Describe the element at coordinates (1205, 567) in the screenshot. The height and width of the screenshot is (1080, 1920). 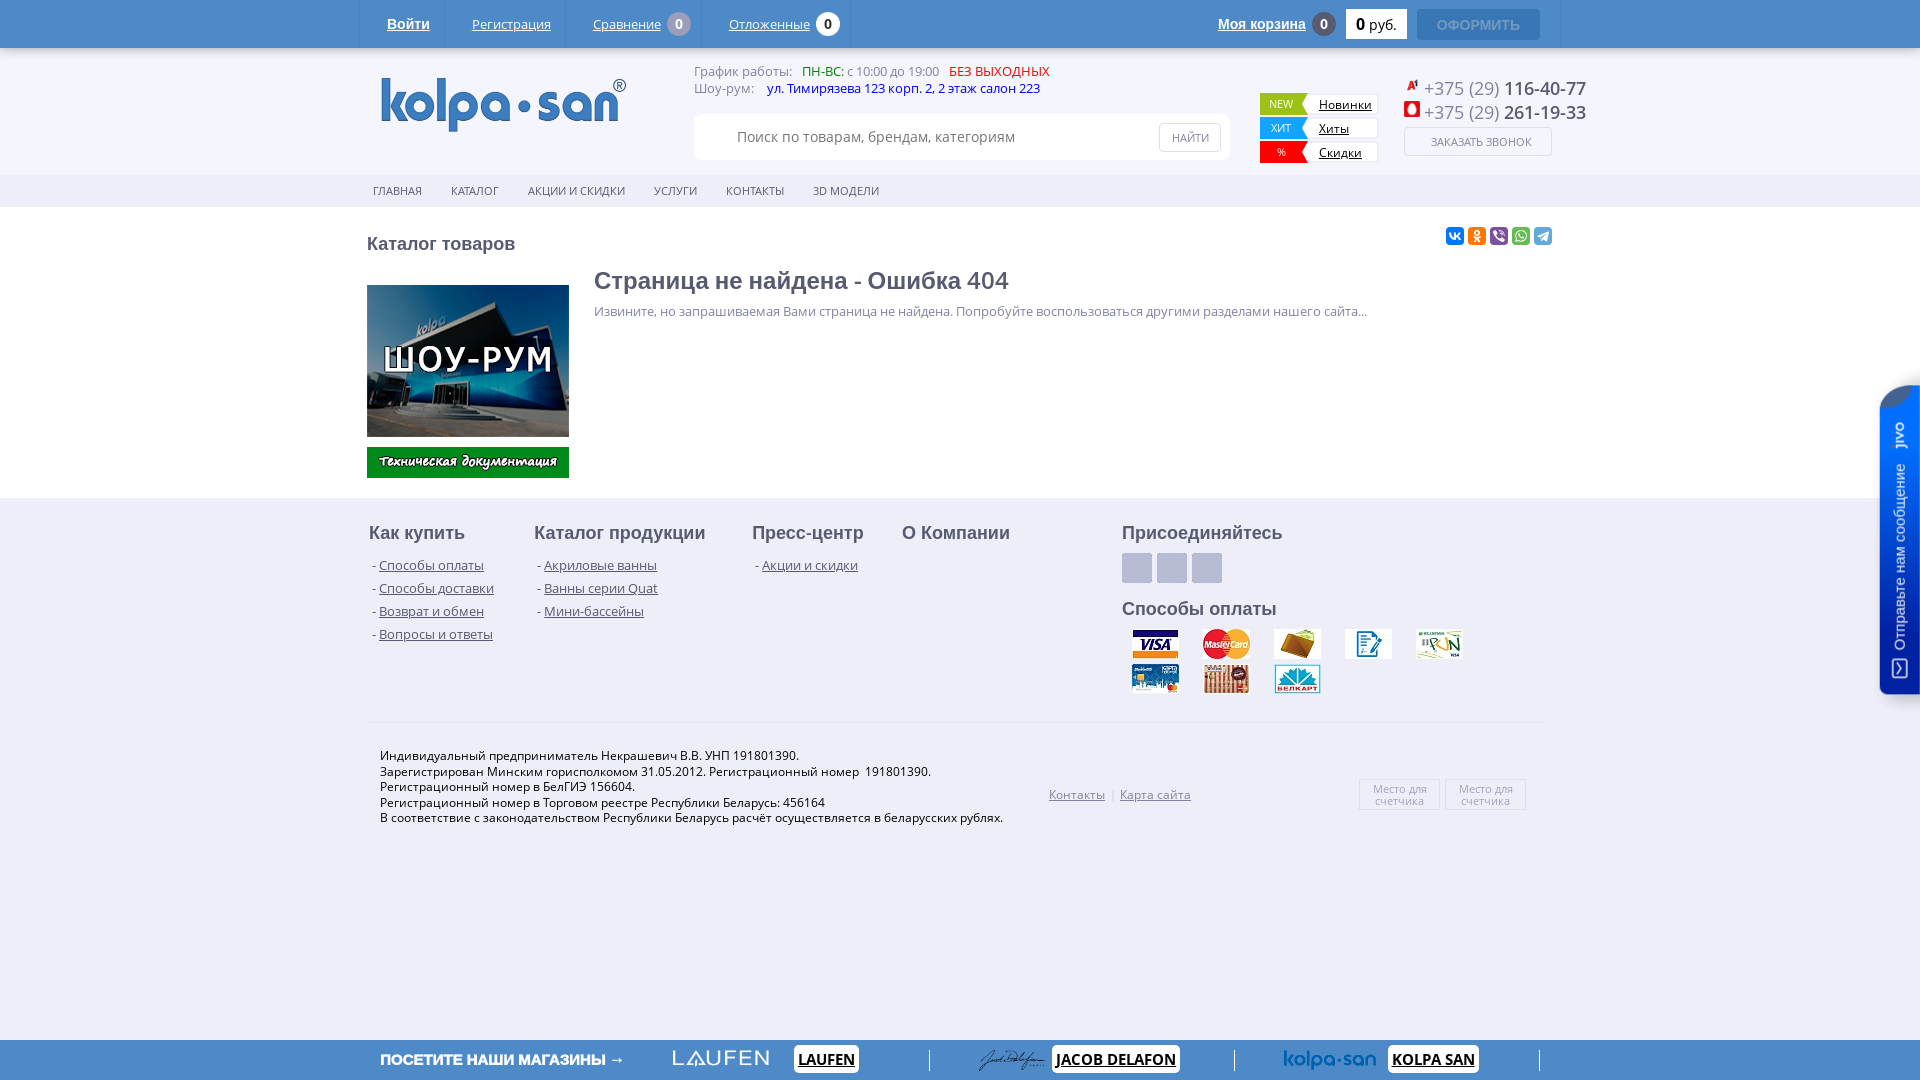
I see `'Instagram'` at that location.